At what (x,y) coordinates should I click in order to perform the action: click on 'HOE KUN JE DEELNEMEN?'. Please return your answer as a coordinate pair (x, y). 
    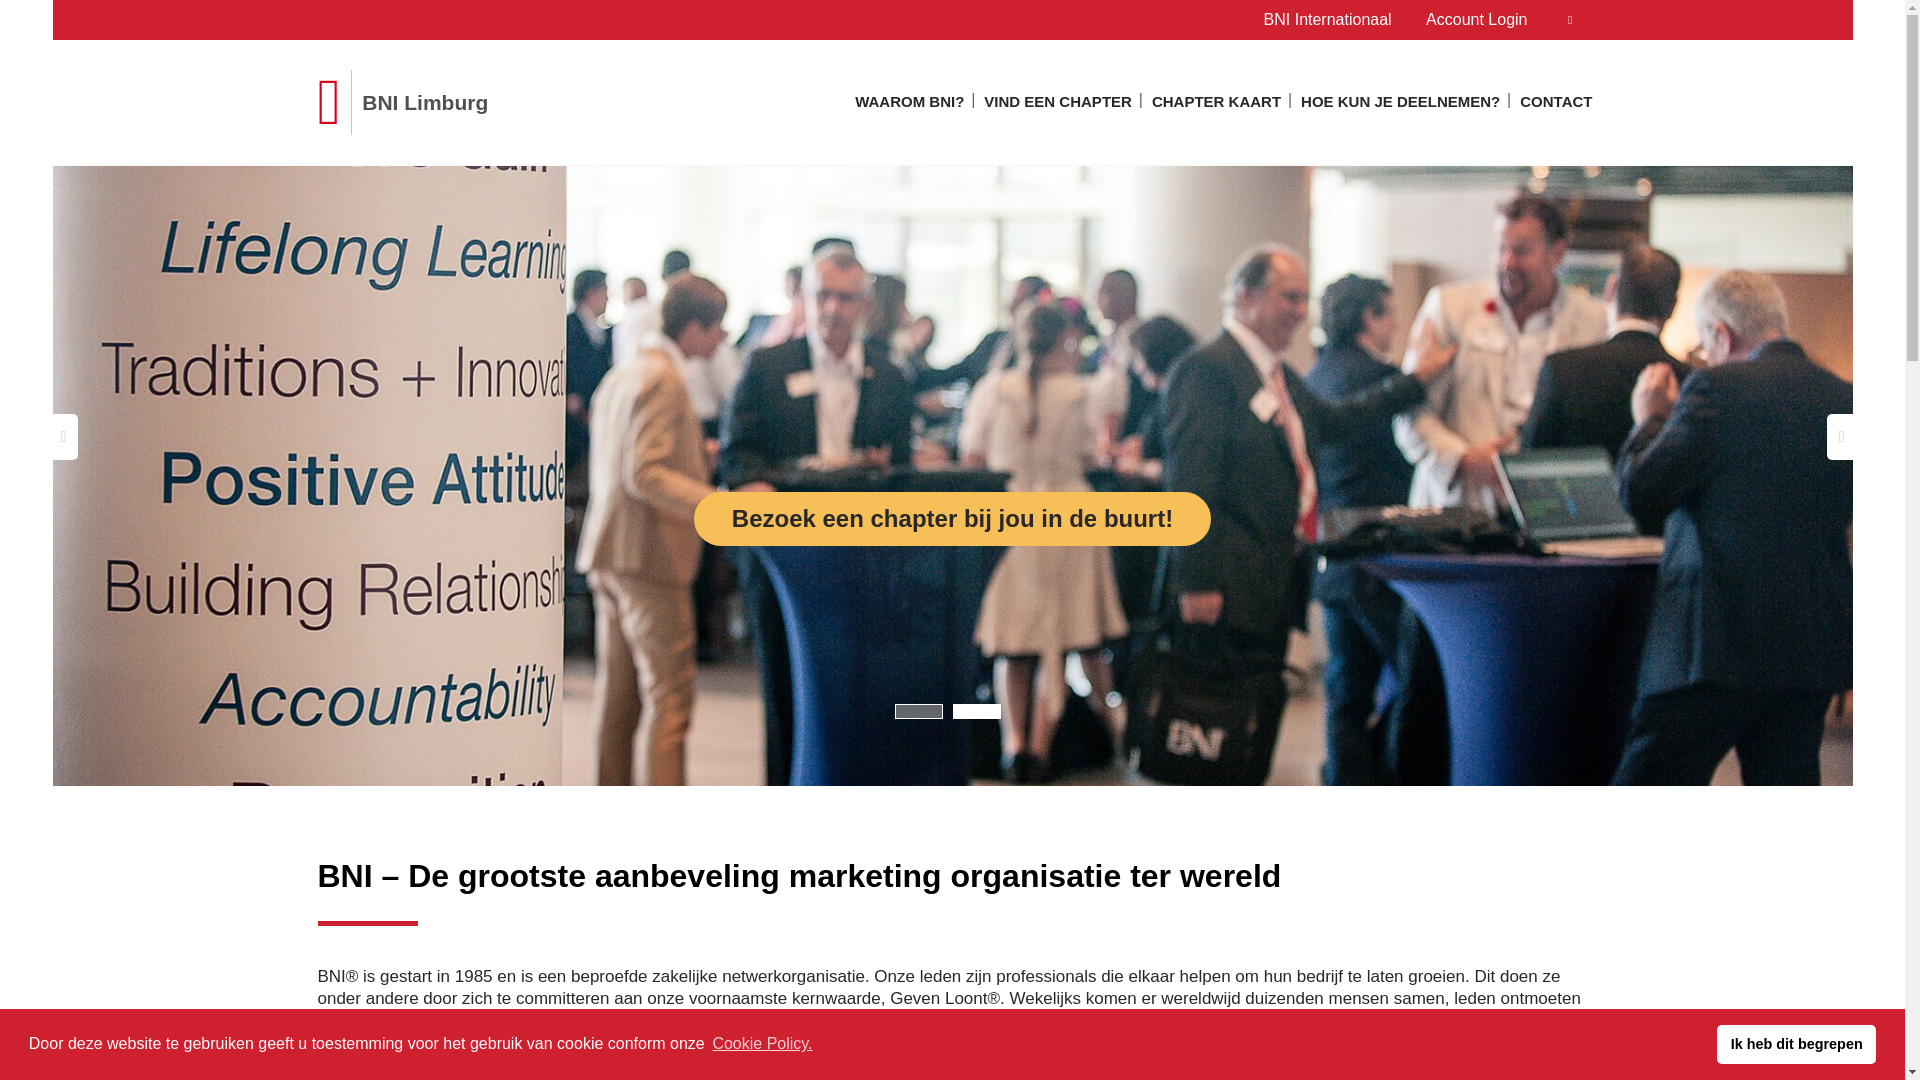
    Looking at the image, I should click on (1399, 107).